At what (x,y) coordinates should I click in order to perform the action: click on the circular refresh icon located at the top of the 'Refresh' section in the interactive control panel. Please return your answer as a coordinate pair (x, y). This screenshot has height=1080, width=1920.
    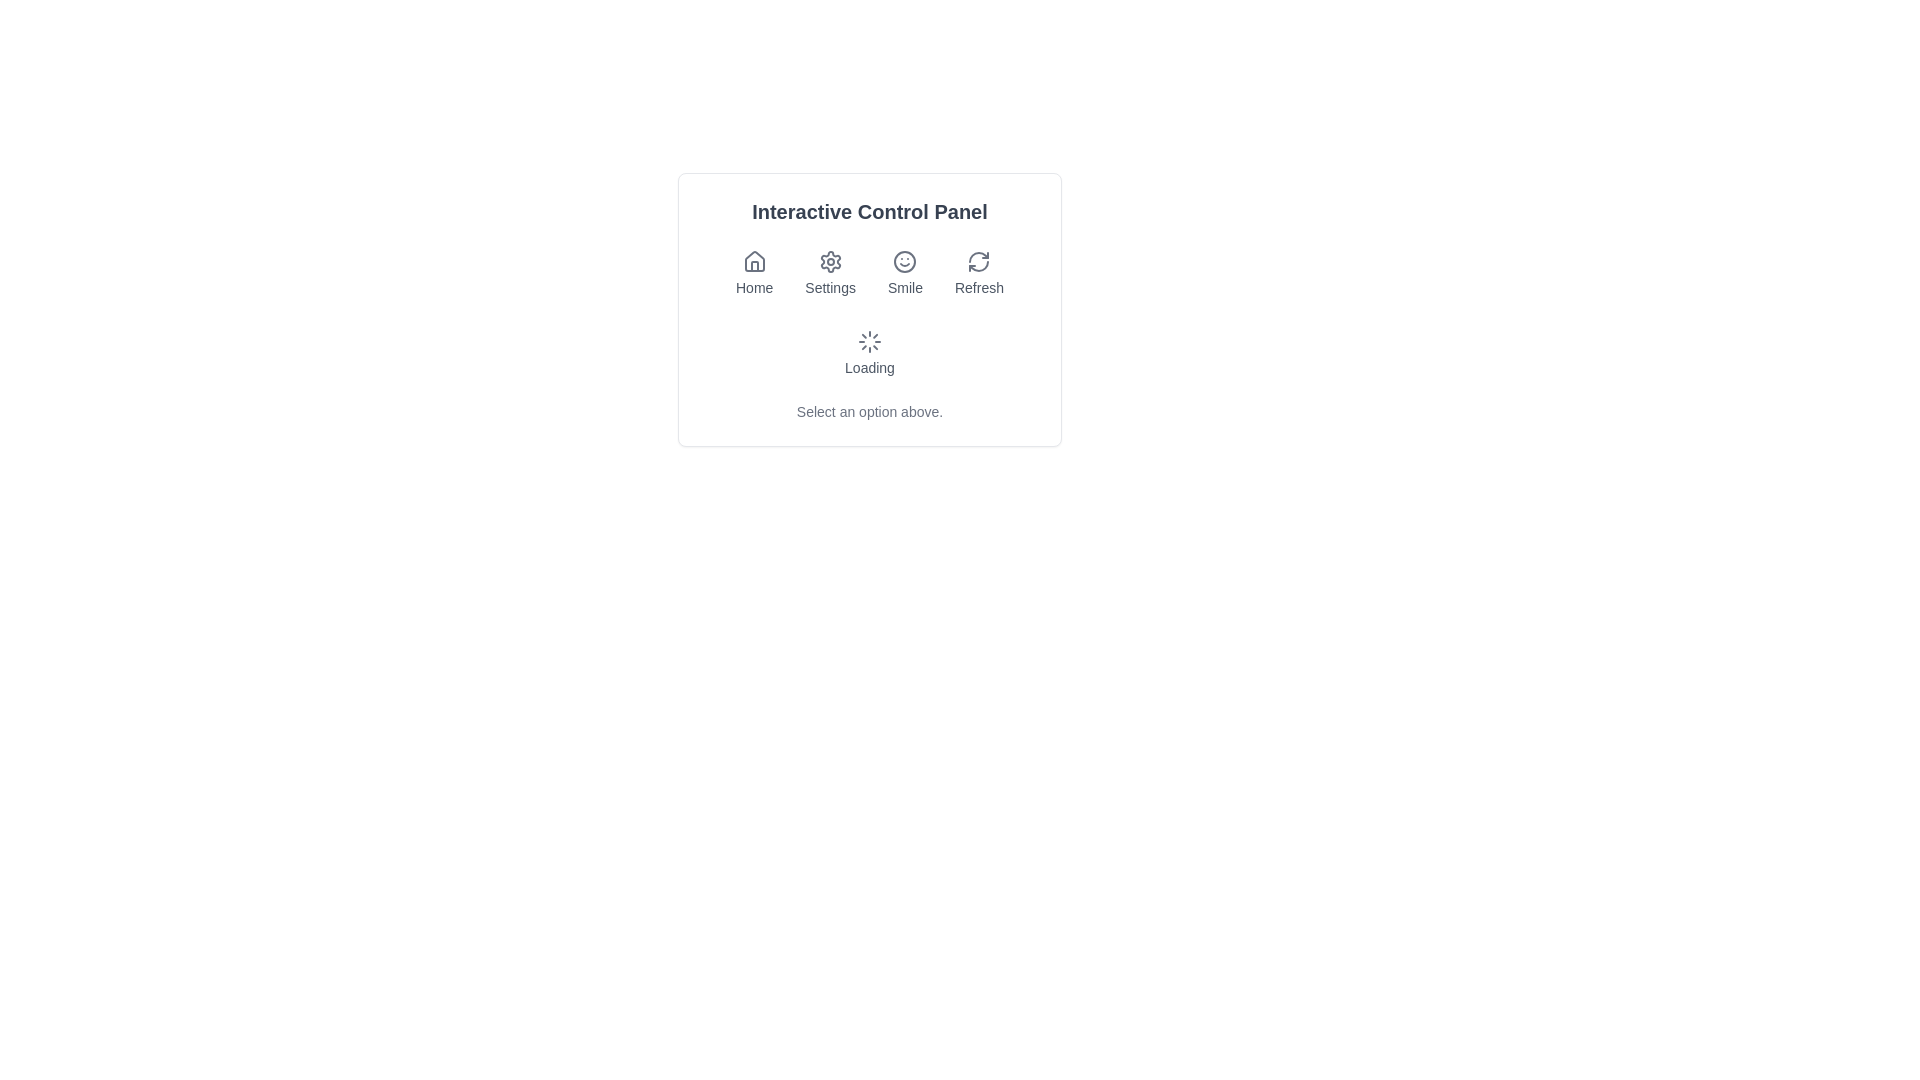
    Looking at the image, I should click on (979, 261).